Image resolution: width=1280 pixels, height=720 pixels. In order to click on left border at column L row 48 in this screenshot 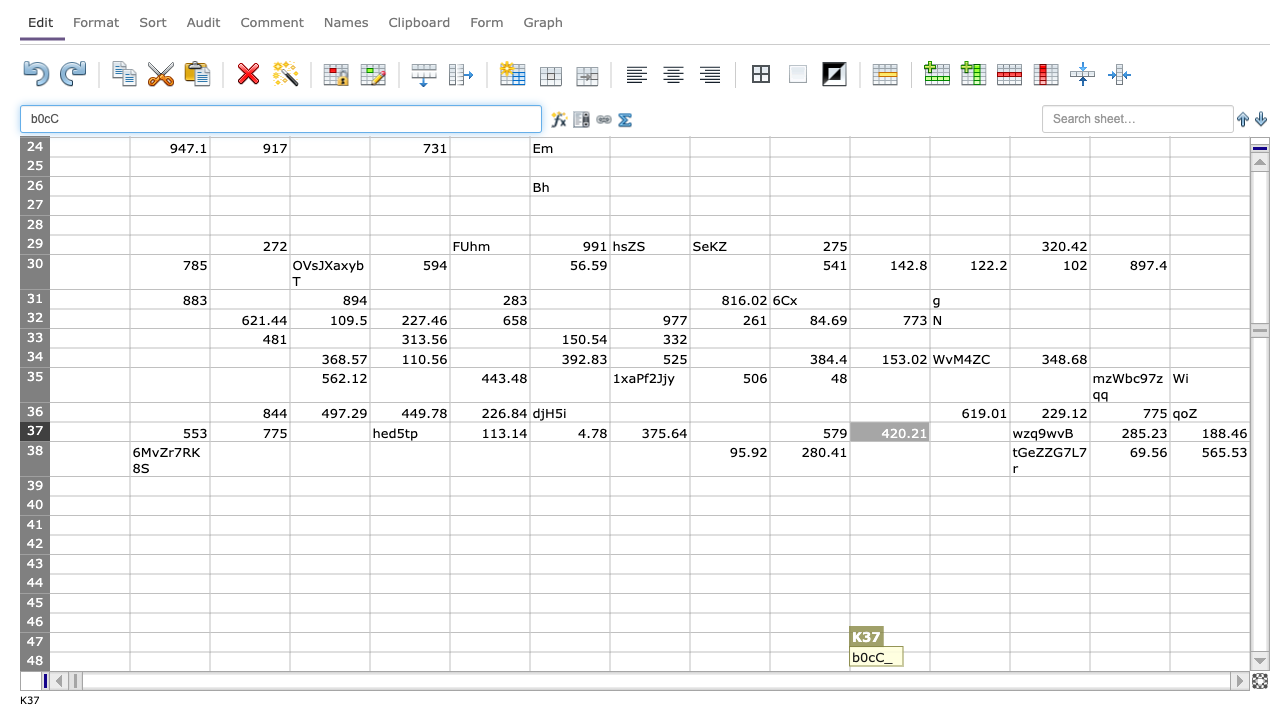, I will do `click(929, 661)`.